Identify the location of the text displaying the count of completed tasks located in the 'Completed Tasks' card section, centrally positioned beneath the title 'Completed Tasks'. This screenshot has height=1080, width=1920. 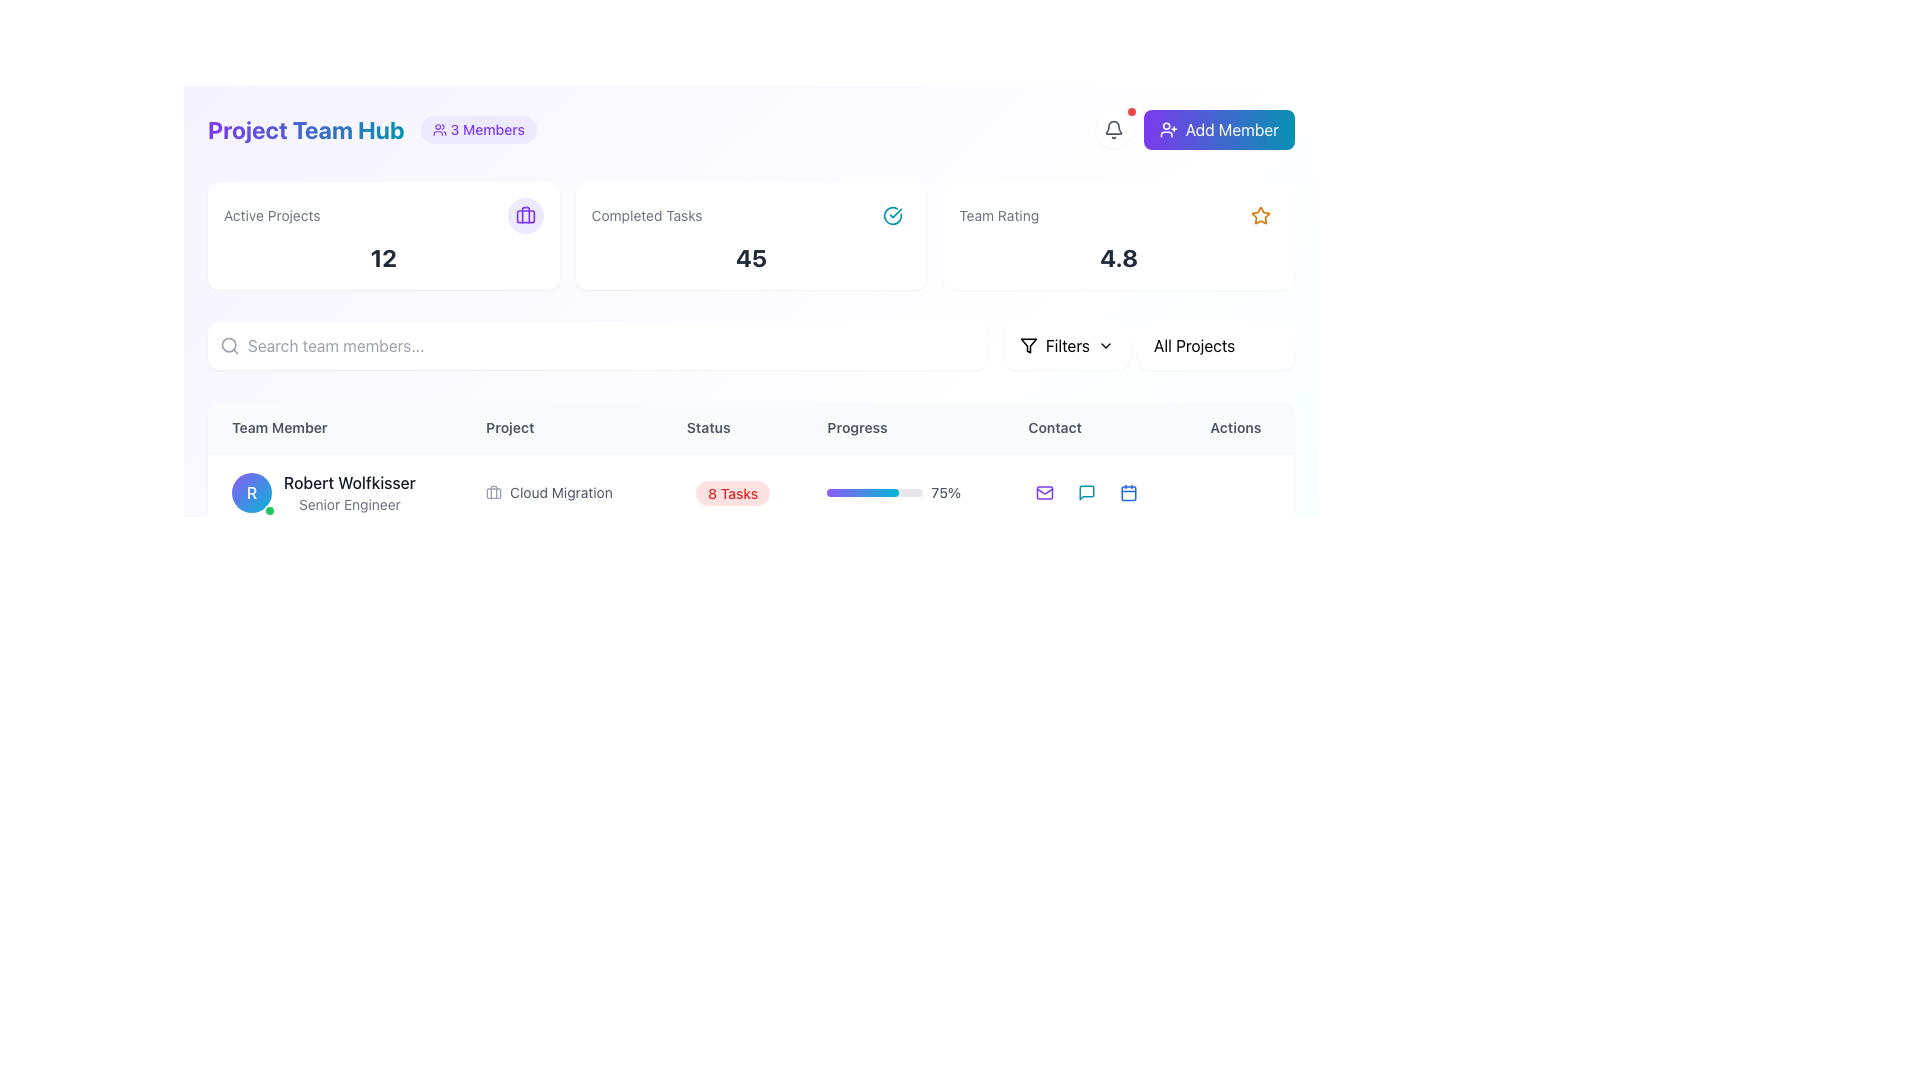
(750, 257).